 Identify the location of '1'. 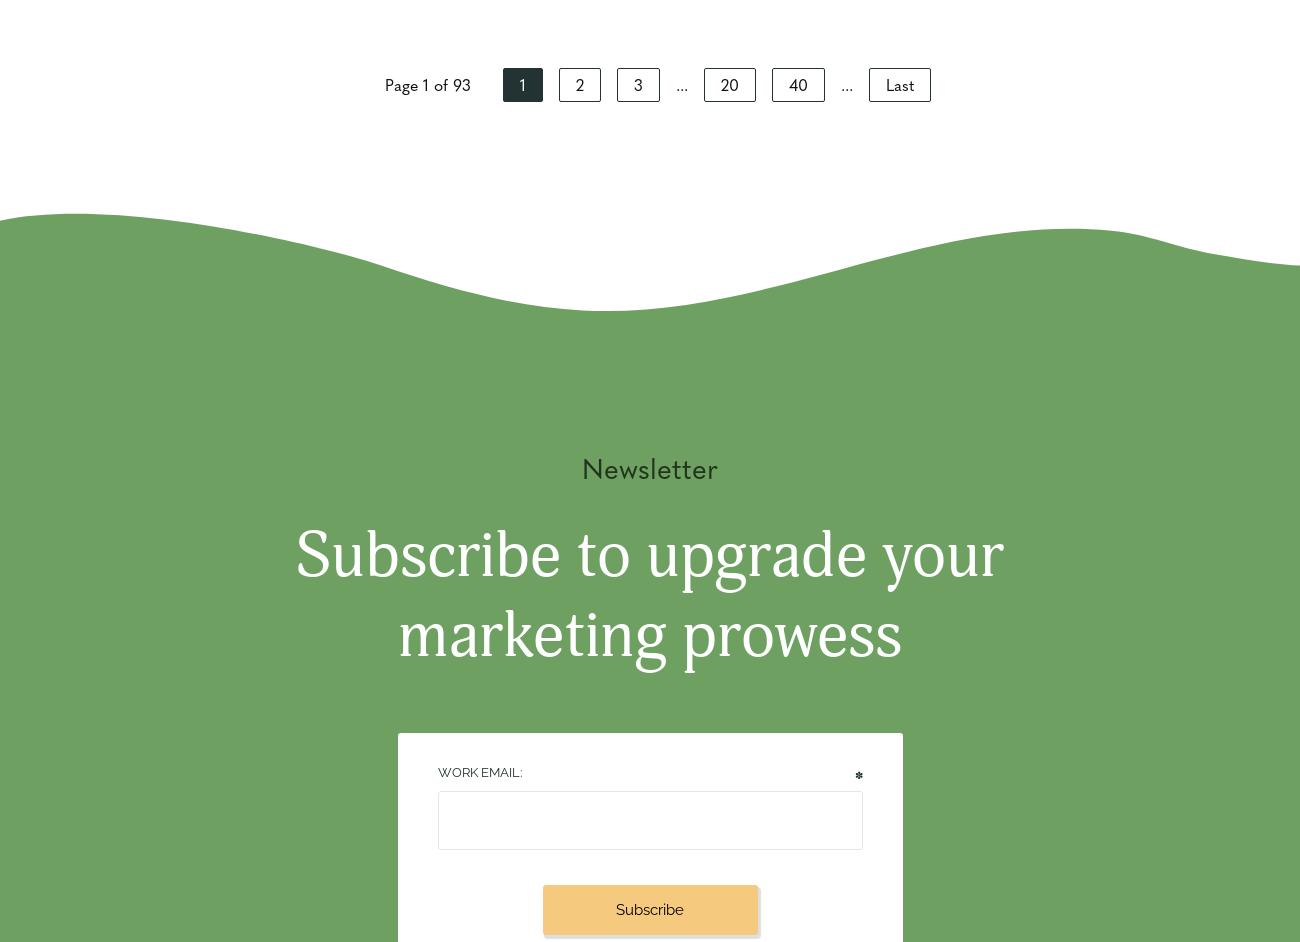
(522, 83).